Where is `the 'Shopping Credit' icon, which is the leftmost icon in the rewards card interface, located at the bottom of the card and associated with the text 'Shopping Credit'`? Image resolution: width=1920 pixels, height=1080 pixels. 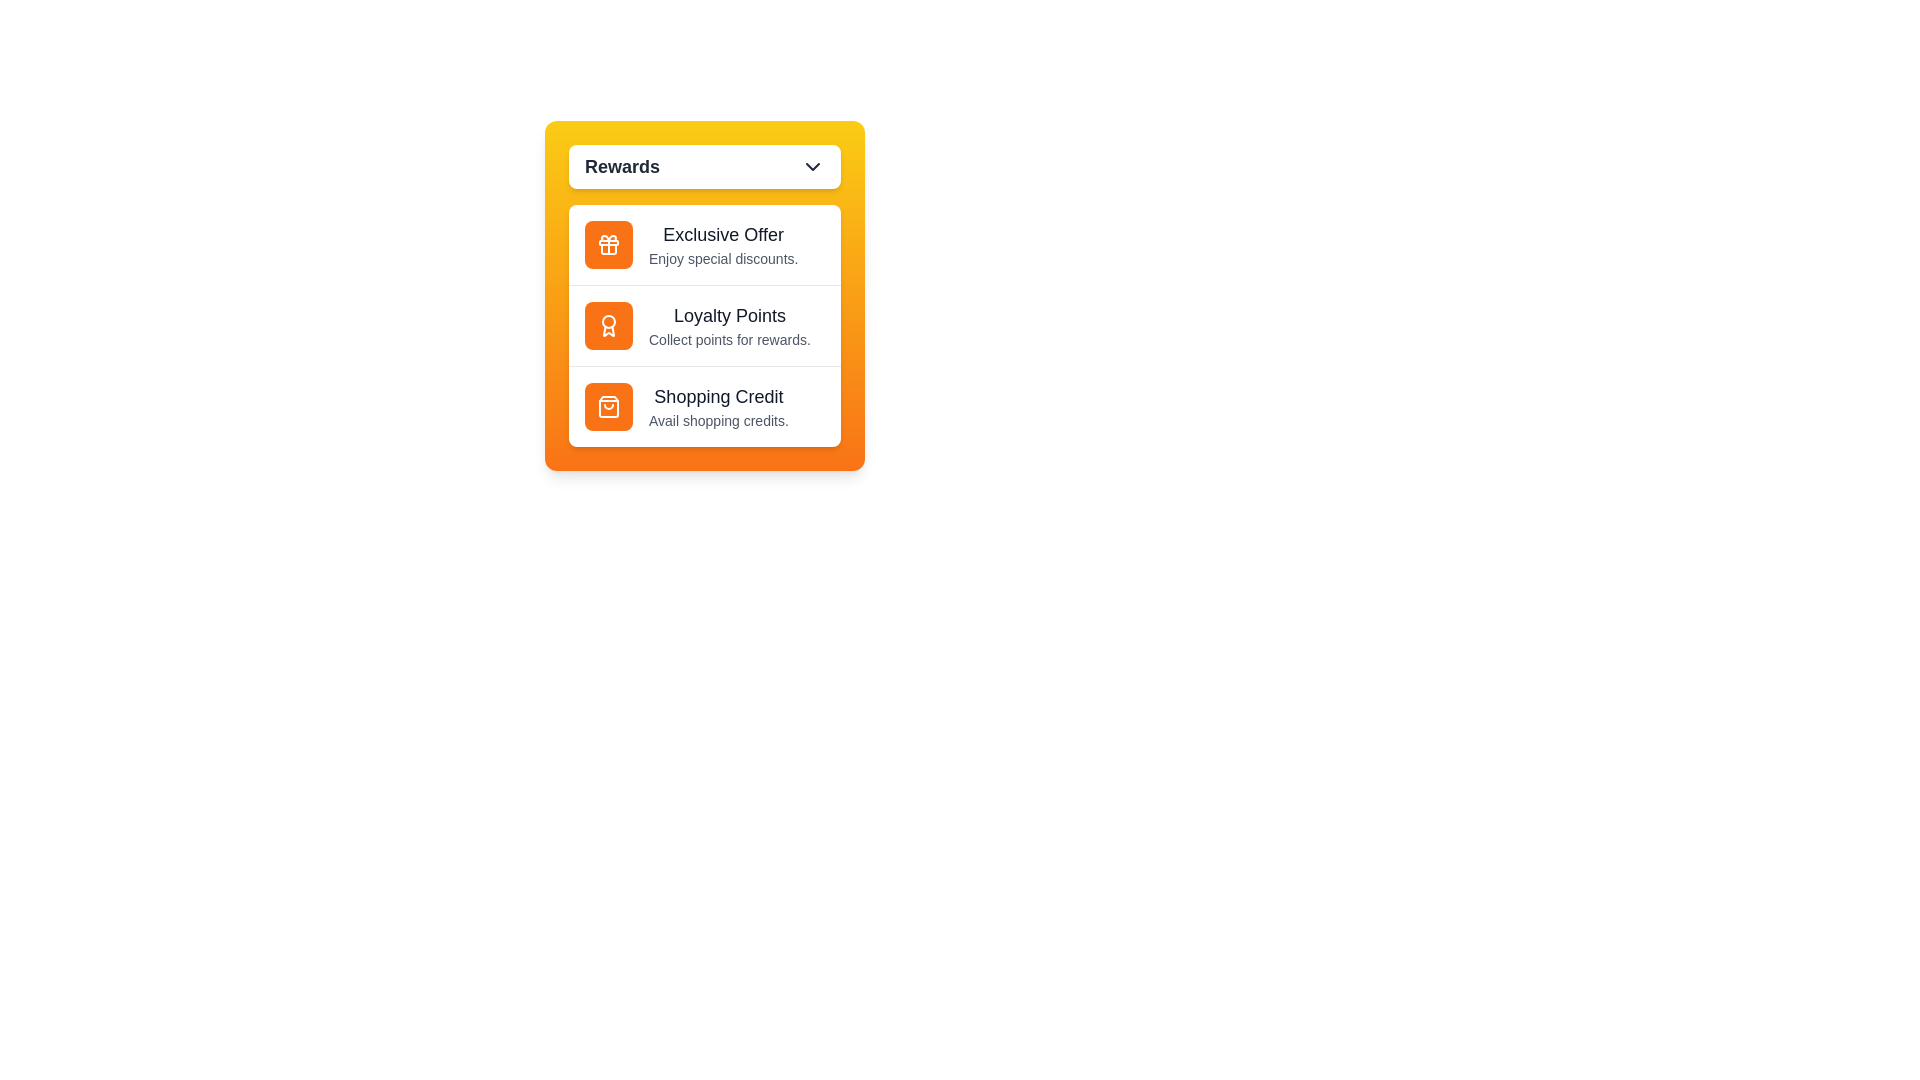 the 'Shopping Credit' icon, which is the leftmost icon in the rewards card interface, located at the bottom of the card and associated with the text 'Shopping Credit' is located at coordinates (608, 406).